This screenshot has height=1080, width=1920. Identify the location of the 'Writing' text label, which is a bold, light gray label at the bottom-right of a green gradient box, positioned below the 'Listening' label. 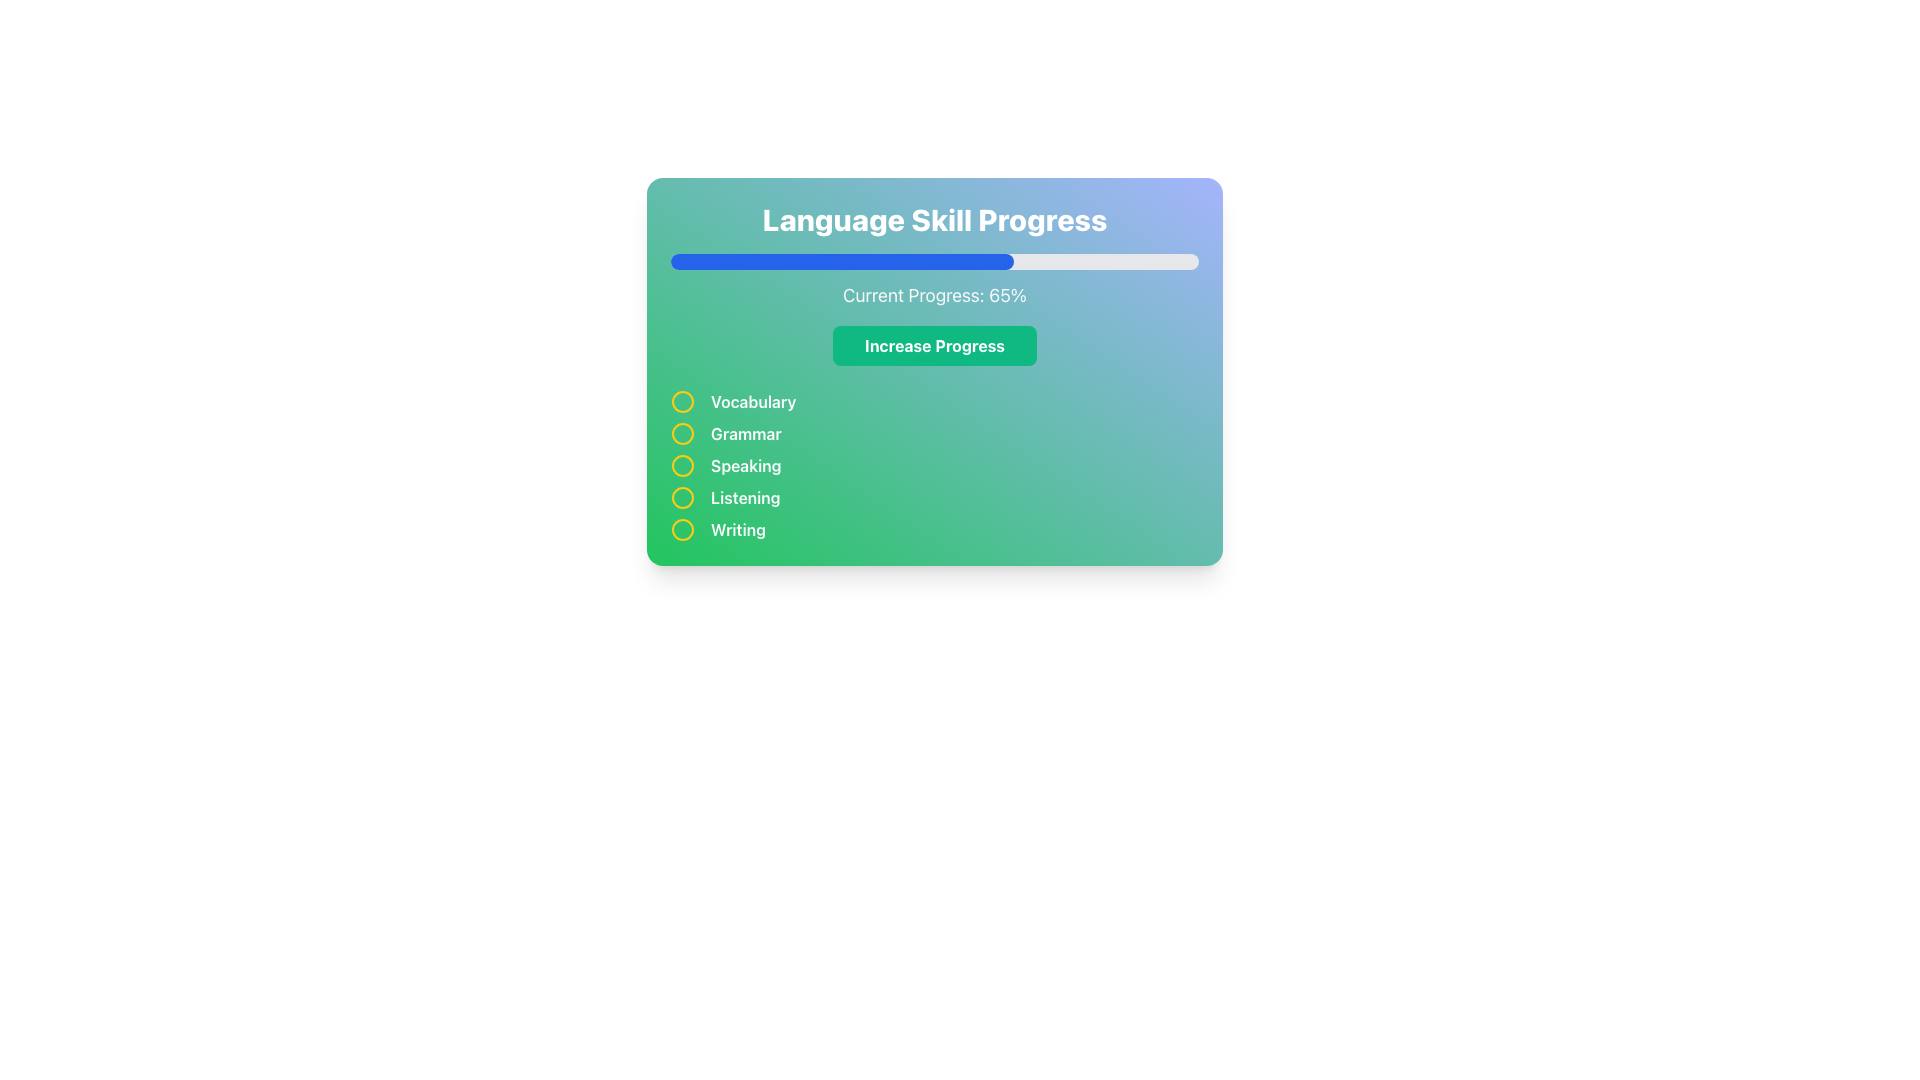
(737, 528).